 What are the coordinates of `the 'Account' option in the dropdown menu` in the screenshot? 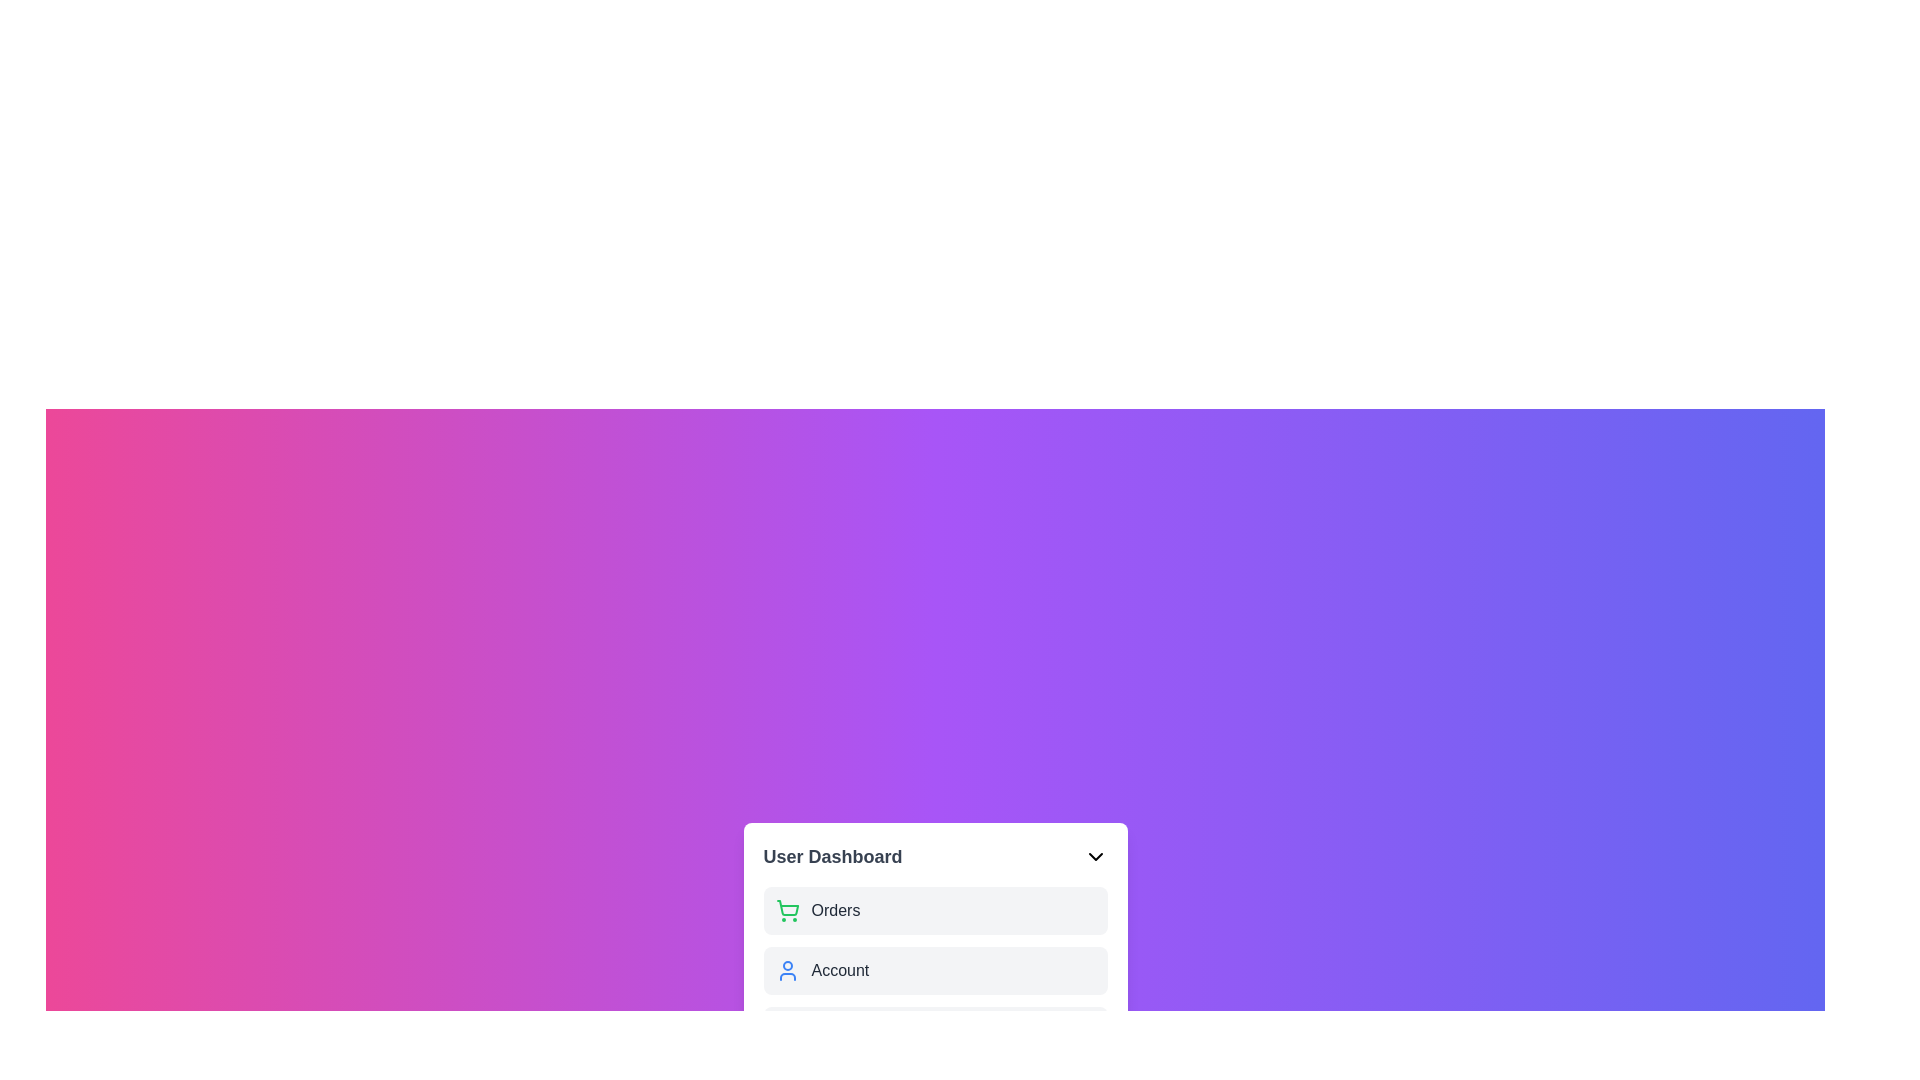 It's located at (934, 970).